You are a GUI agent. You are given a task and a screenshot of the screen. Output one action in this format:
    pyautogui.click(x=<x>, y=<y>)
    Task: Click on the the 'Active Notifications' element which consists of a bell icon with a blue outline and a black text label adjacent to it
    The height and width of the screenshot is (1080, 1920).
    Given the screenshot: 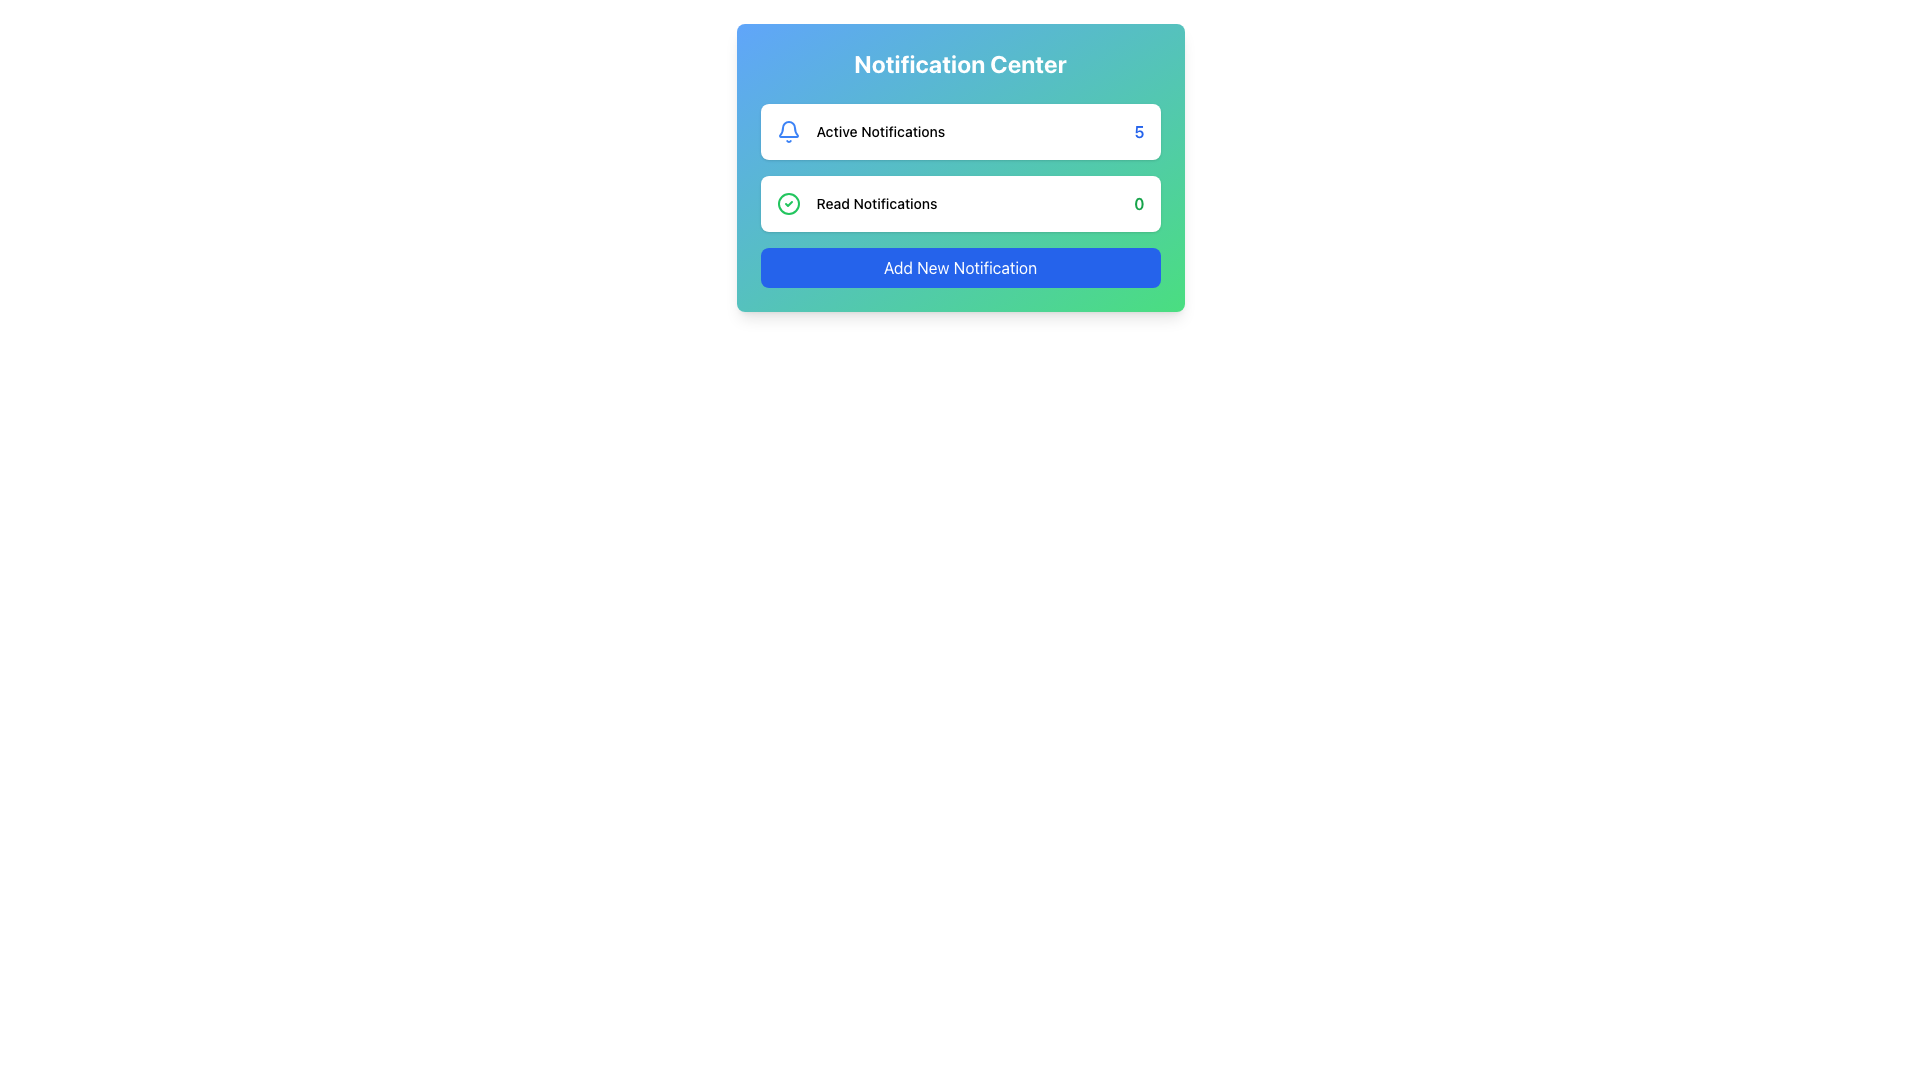 What is the action you would take?
    pyautogui.click(x=860, y=131)
    